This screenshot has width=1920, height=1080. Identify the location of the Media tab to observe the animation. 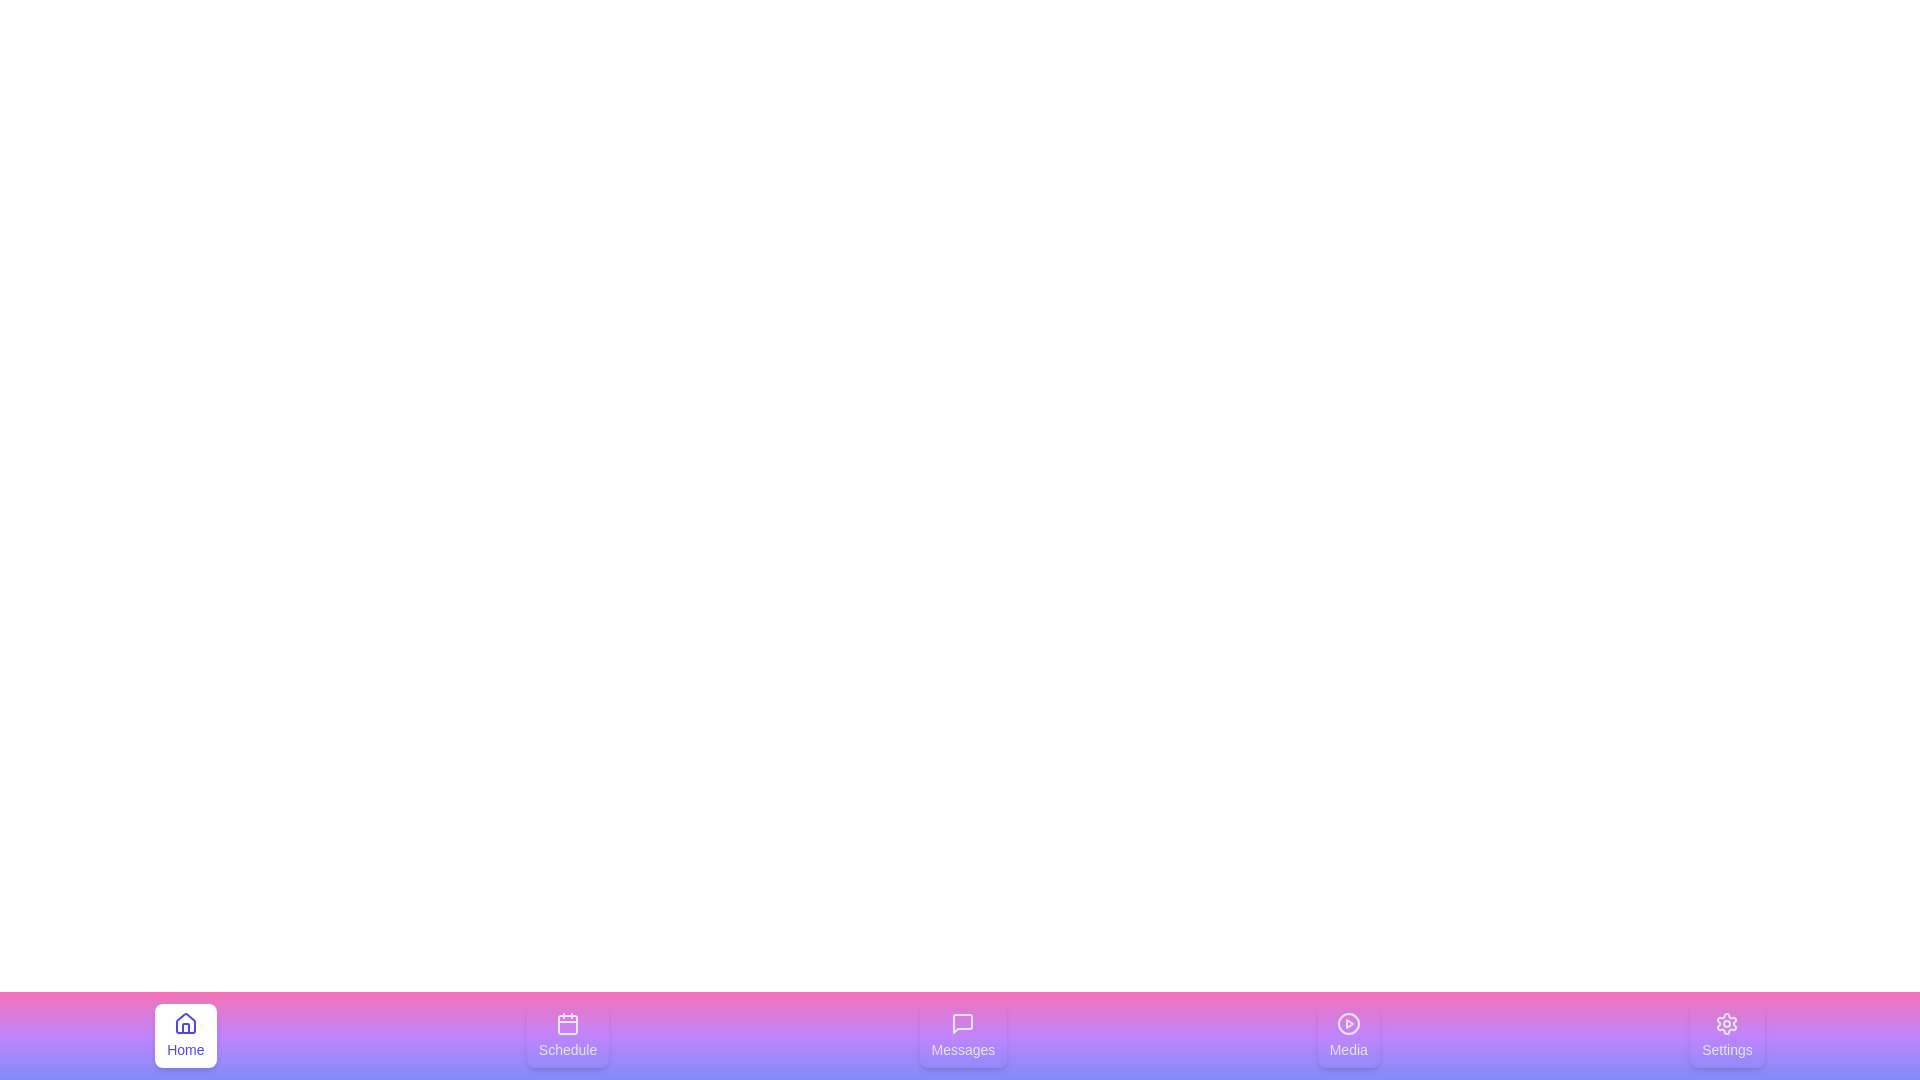
(1348, 1035).